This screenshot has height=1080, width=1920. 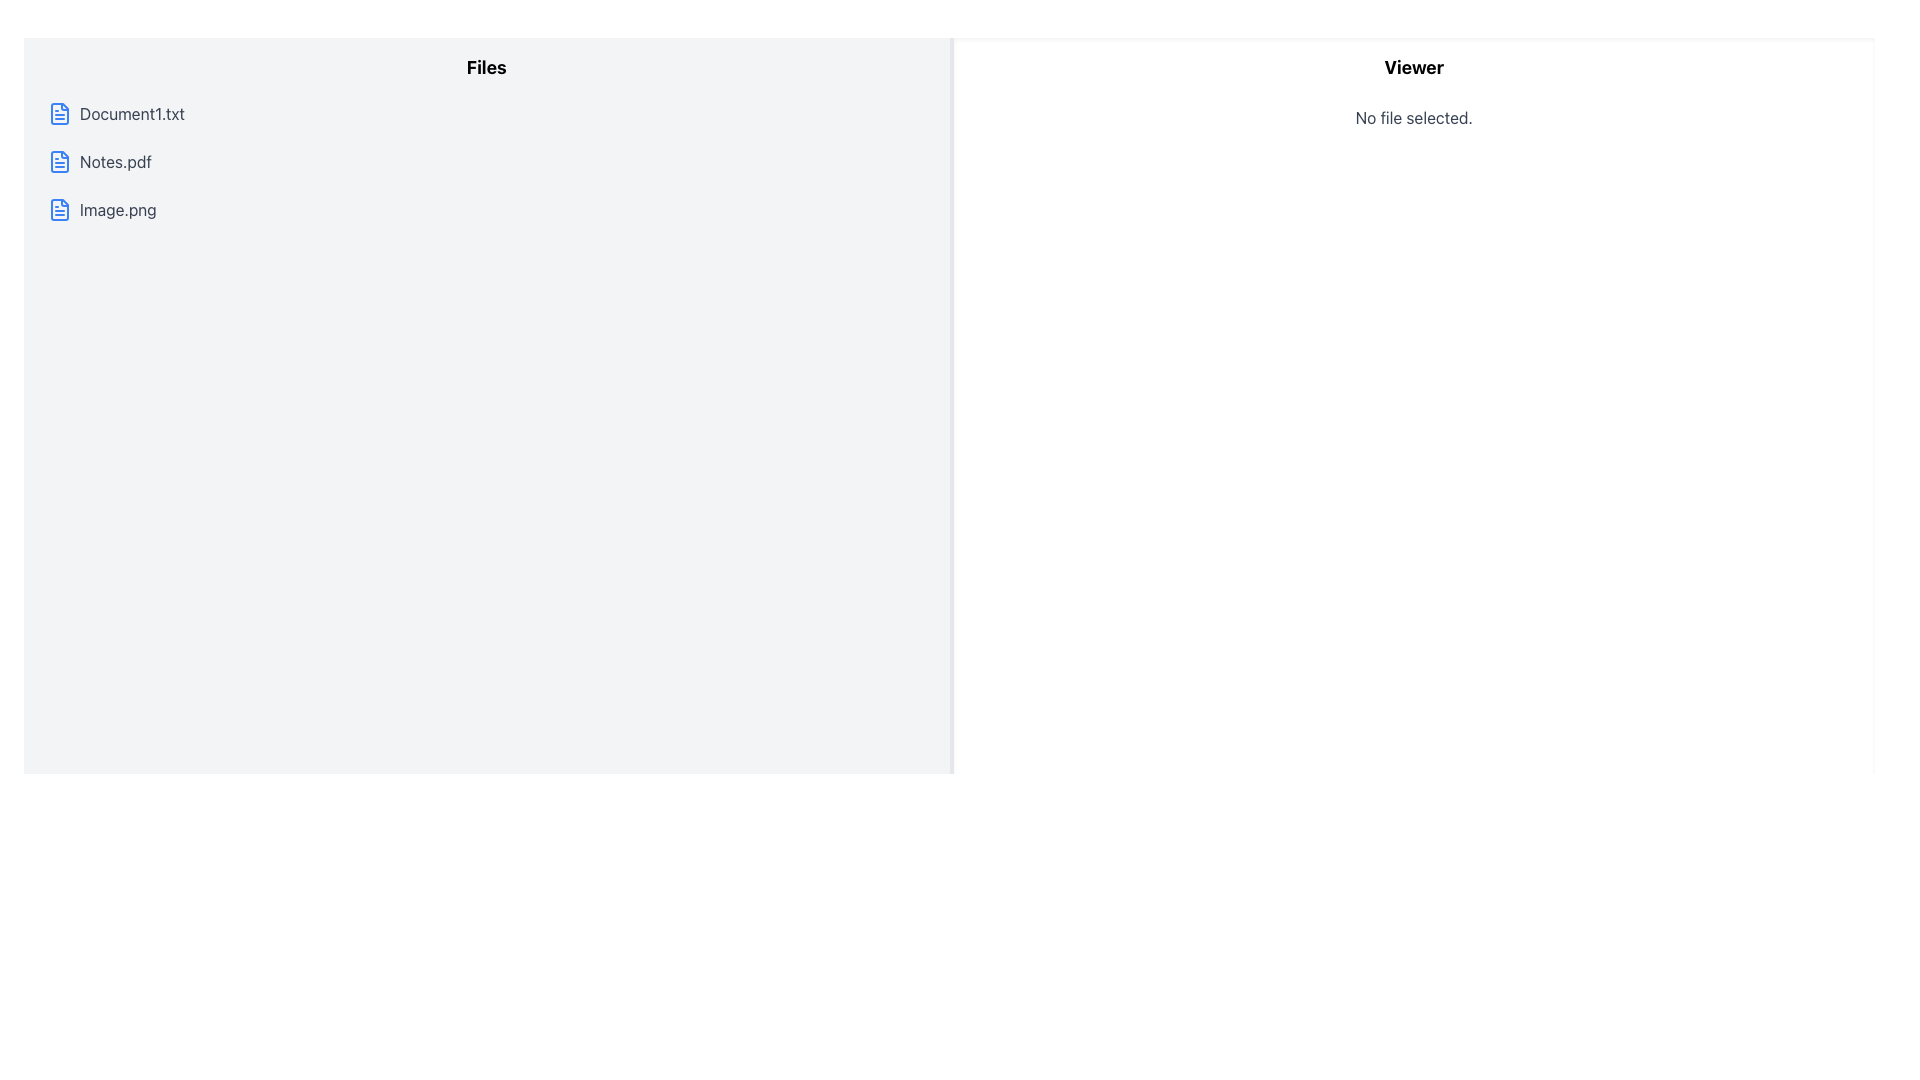 What do you see at coordinates (59, 209) in the screenshot?
I see `the document icon for the file named 'Image.png', which is located at the leftmost part of its row, to show options` at bounding box center [59, 209].